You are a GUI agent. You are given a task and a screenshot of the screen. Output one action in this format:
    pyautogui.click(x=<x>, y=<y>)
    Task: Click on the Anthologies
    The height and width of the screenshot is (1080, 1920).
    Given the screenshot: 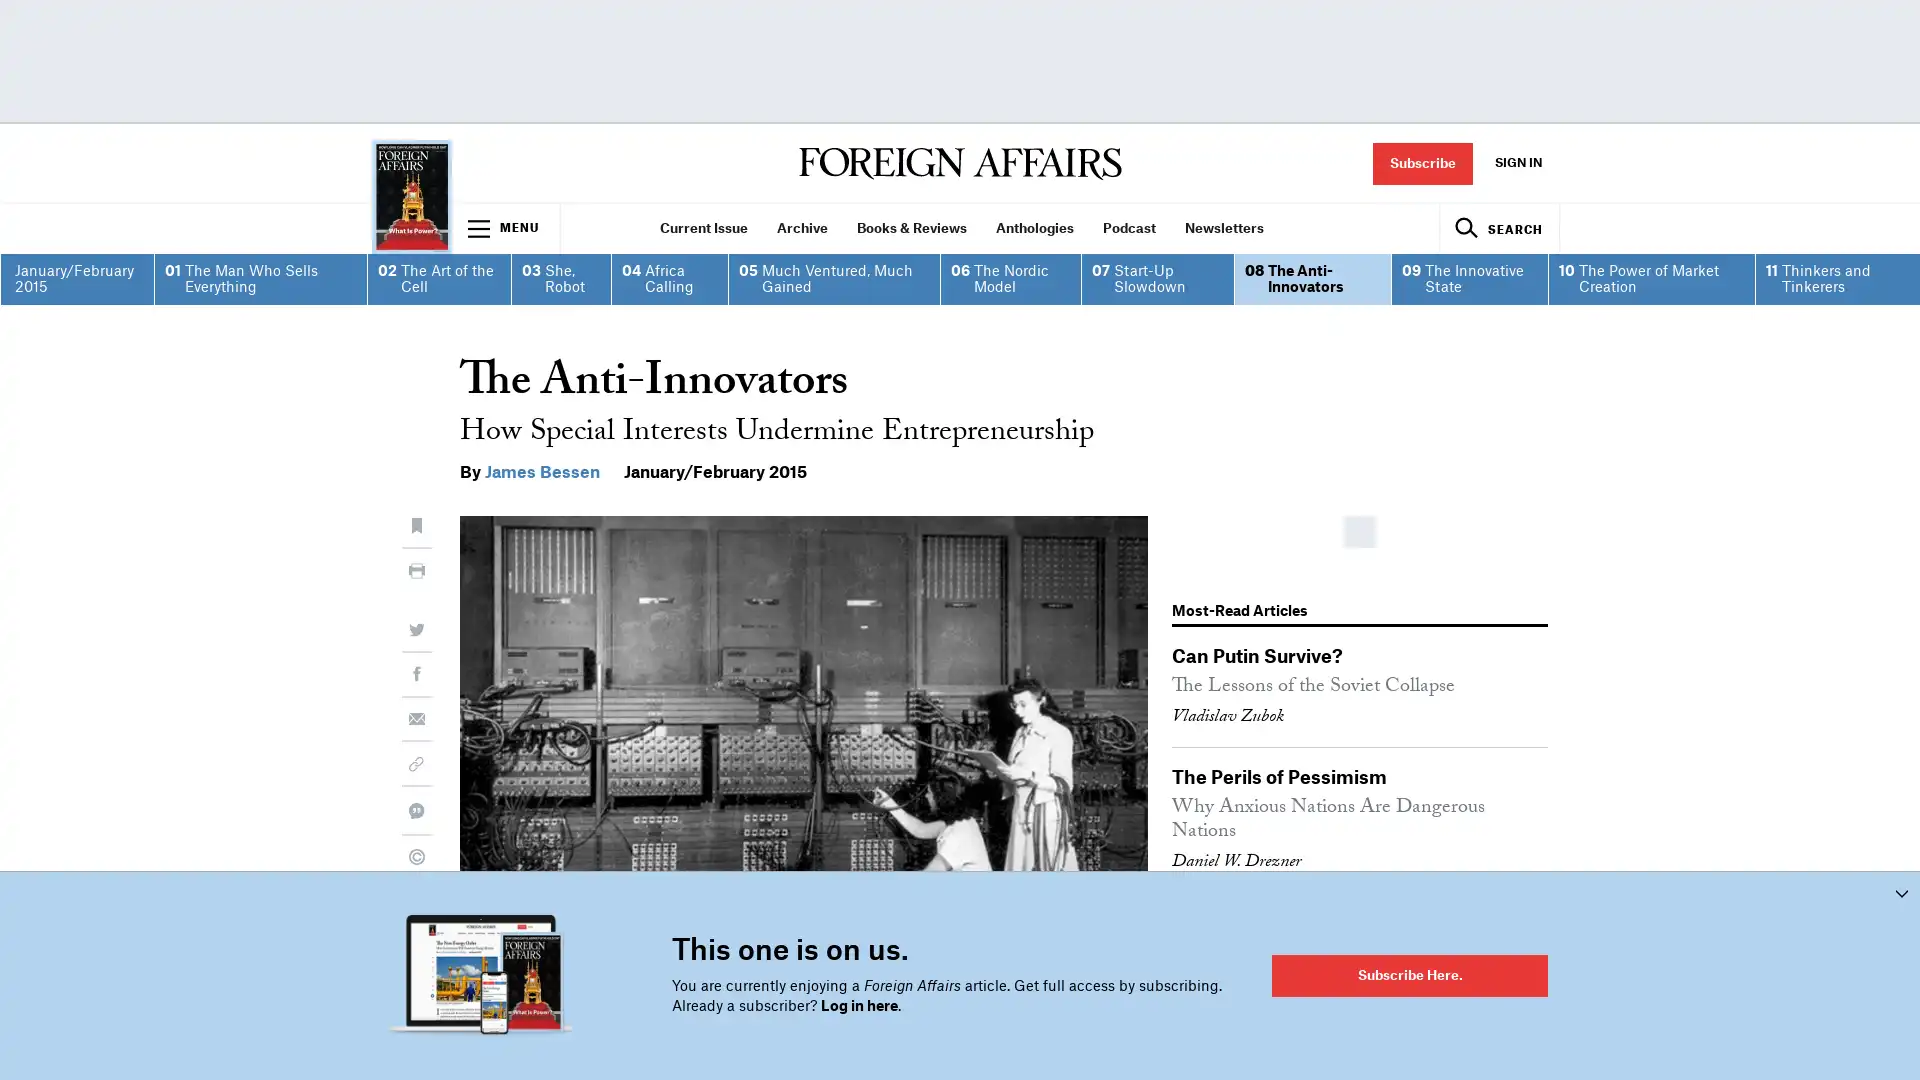 What is the action you would take?
    pyautogui.click(x=1034, y=227)
    